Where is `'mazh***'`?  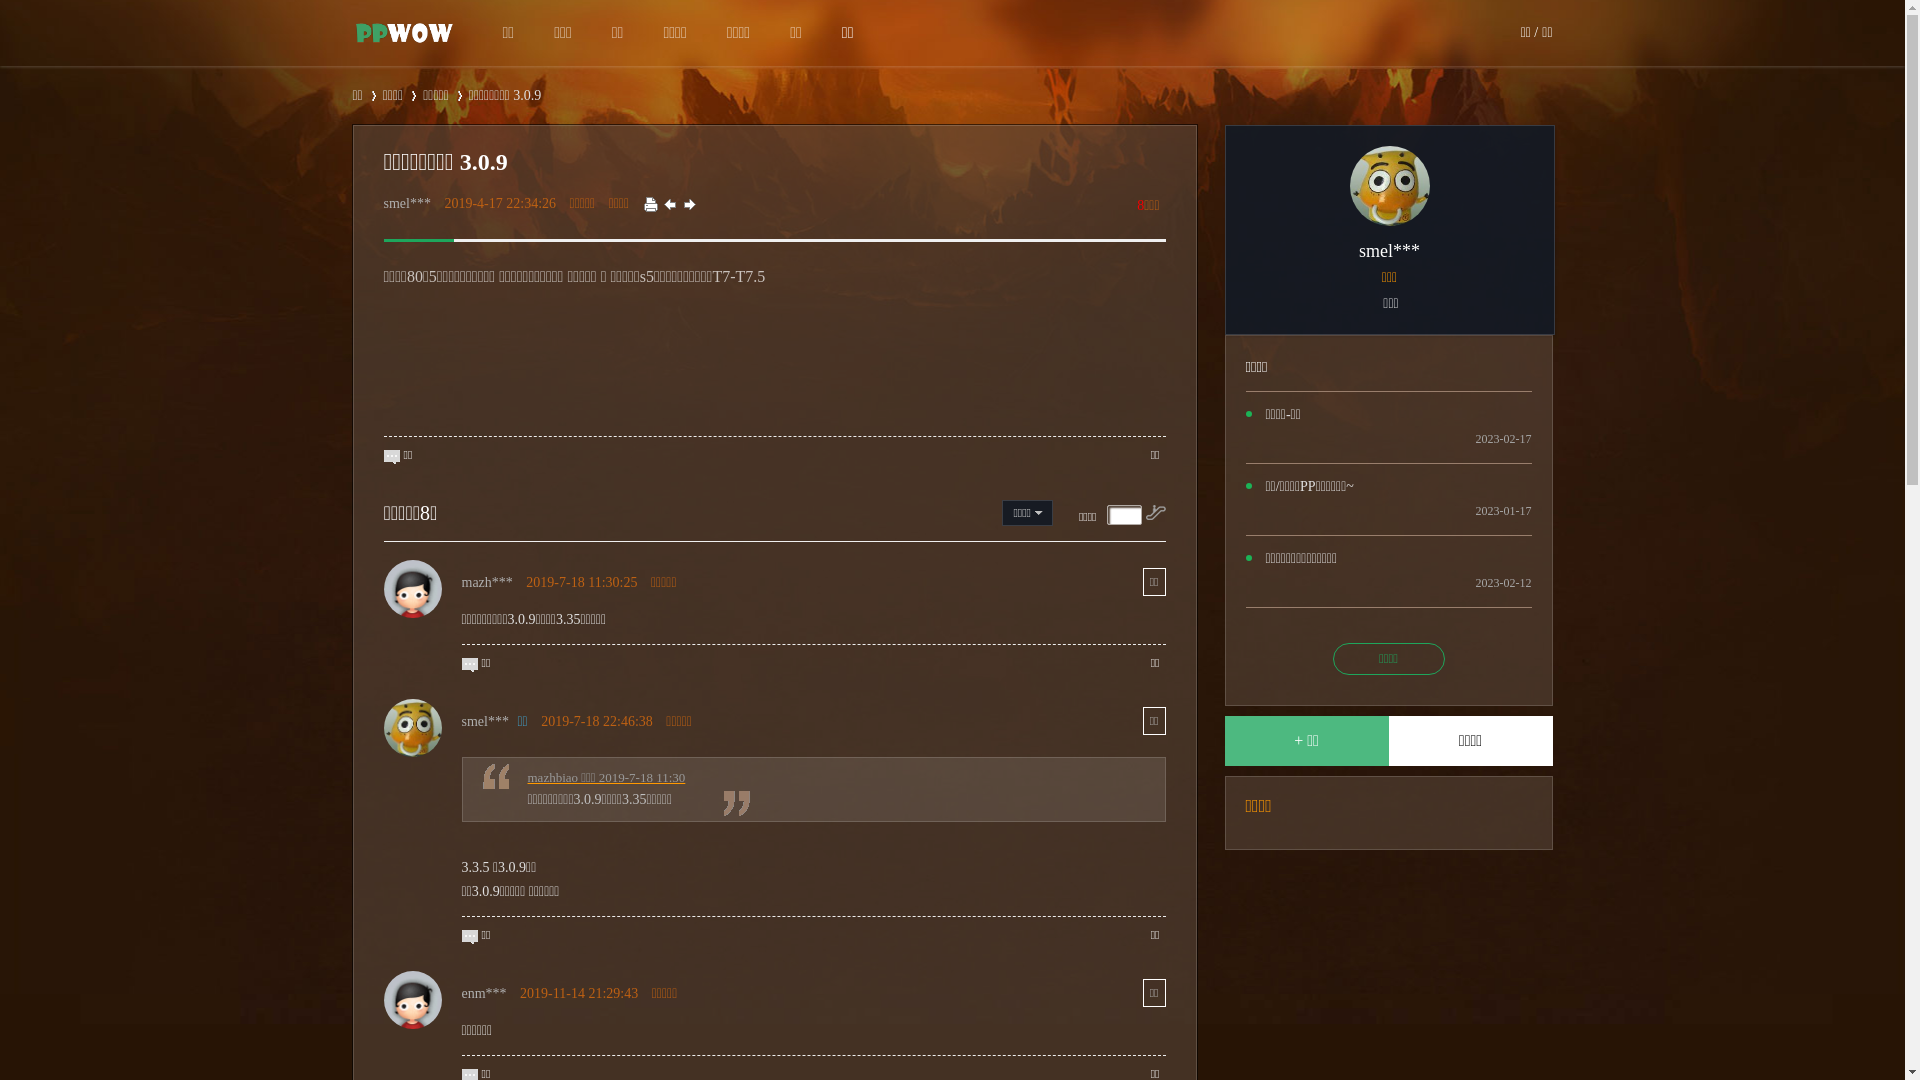 'mazh***' is located at coordinates (487, 582).